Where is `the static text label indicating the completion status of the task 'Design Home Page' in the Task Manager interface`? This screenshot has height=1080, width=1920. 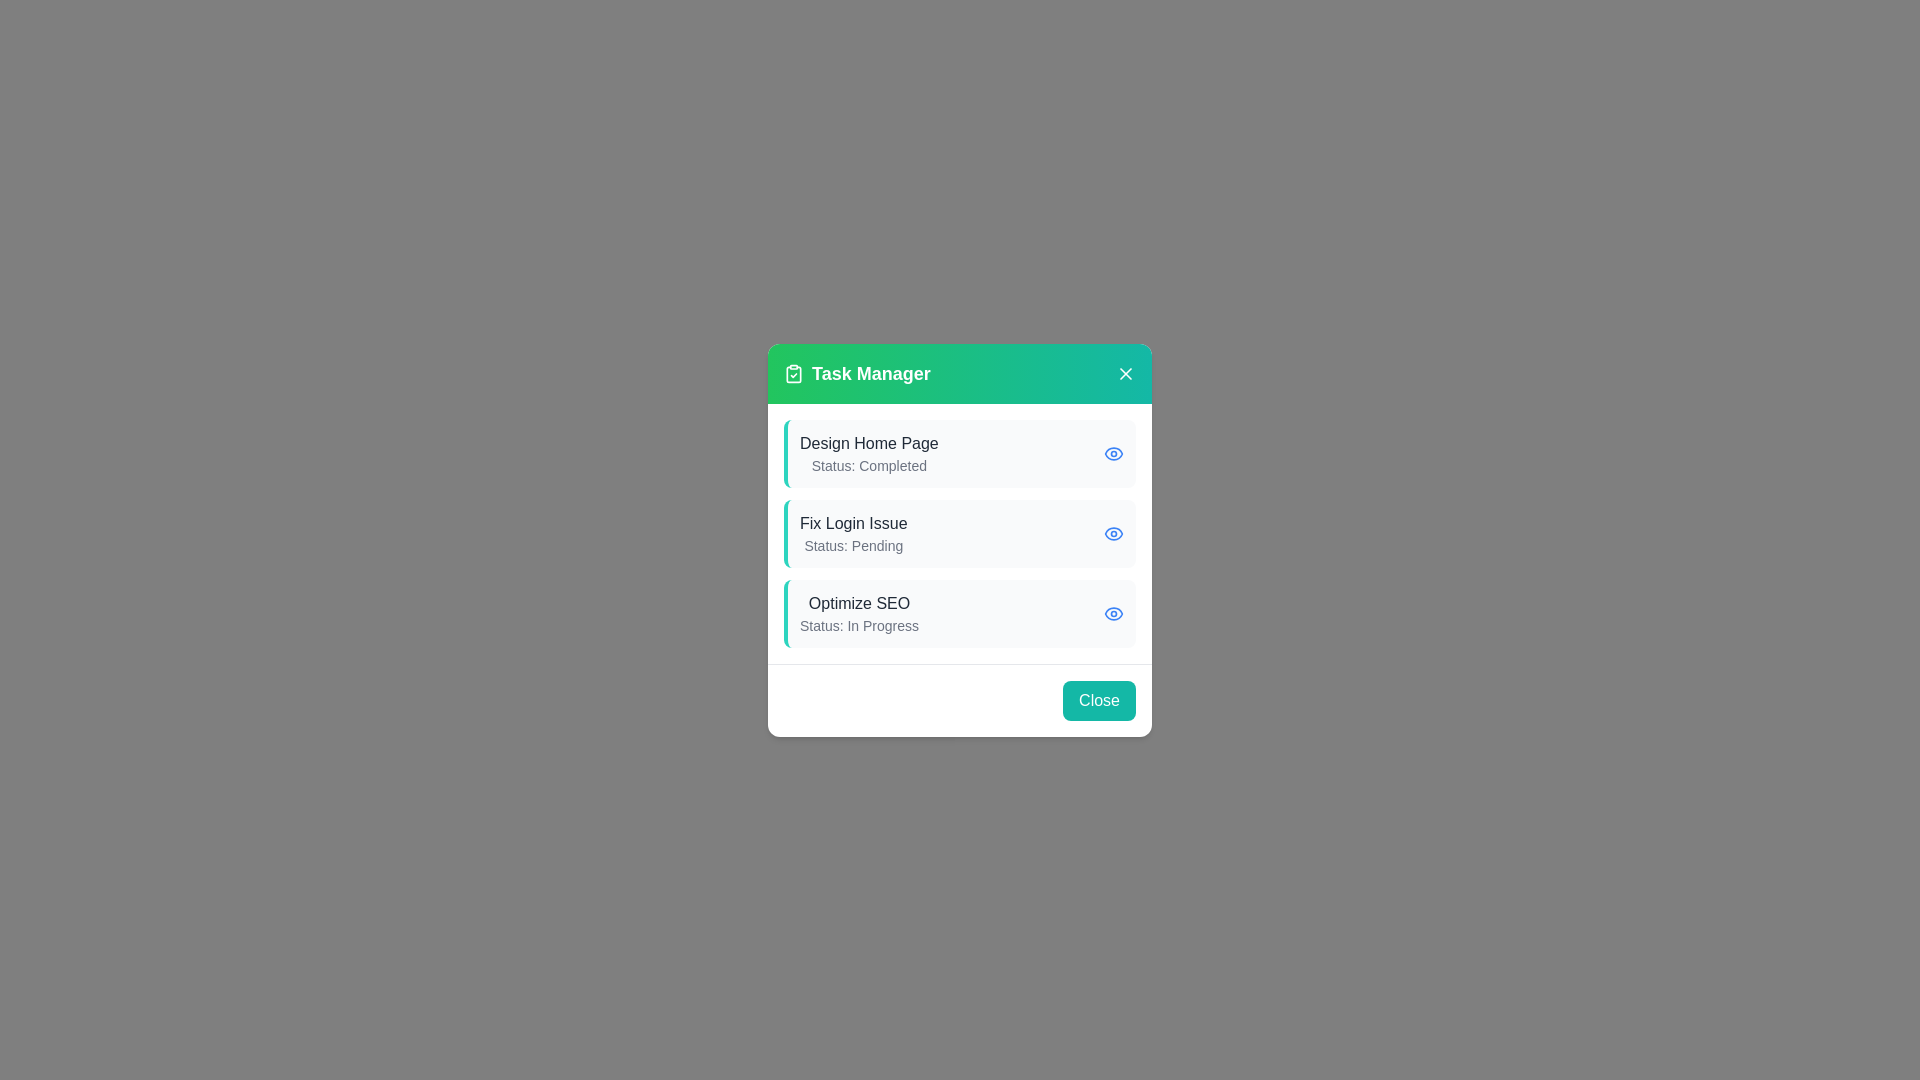
the static text label indicating the completion status of the task 'Design Home Page' in the Task Manager interface is located at coordinates (869, 465).